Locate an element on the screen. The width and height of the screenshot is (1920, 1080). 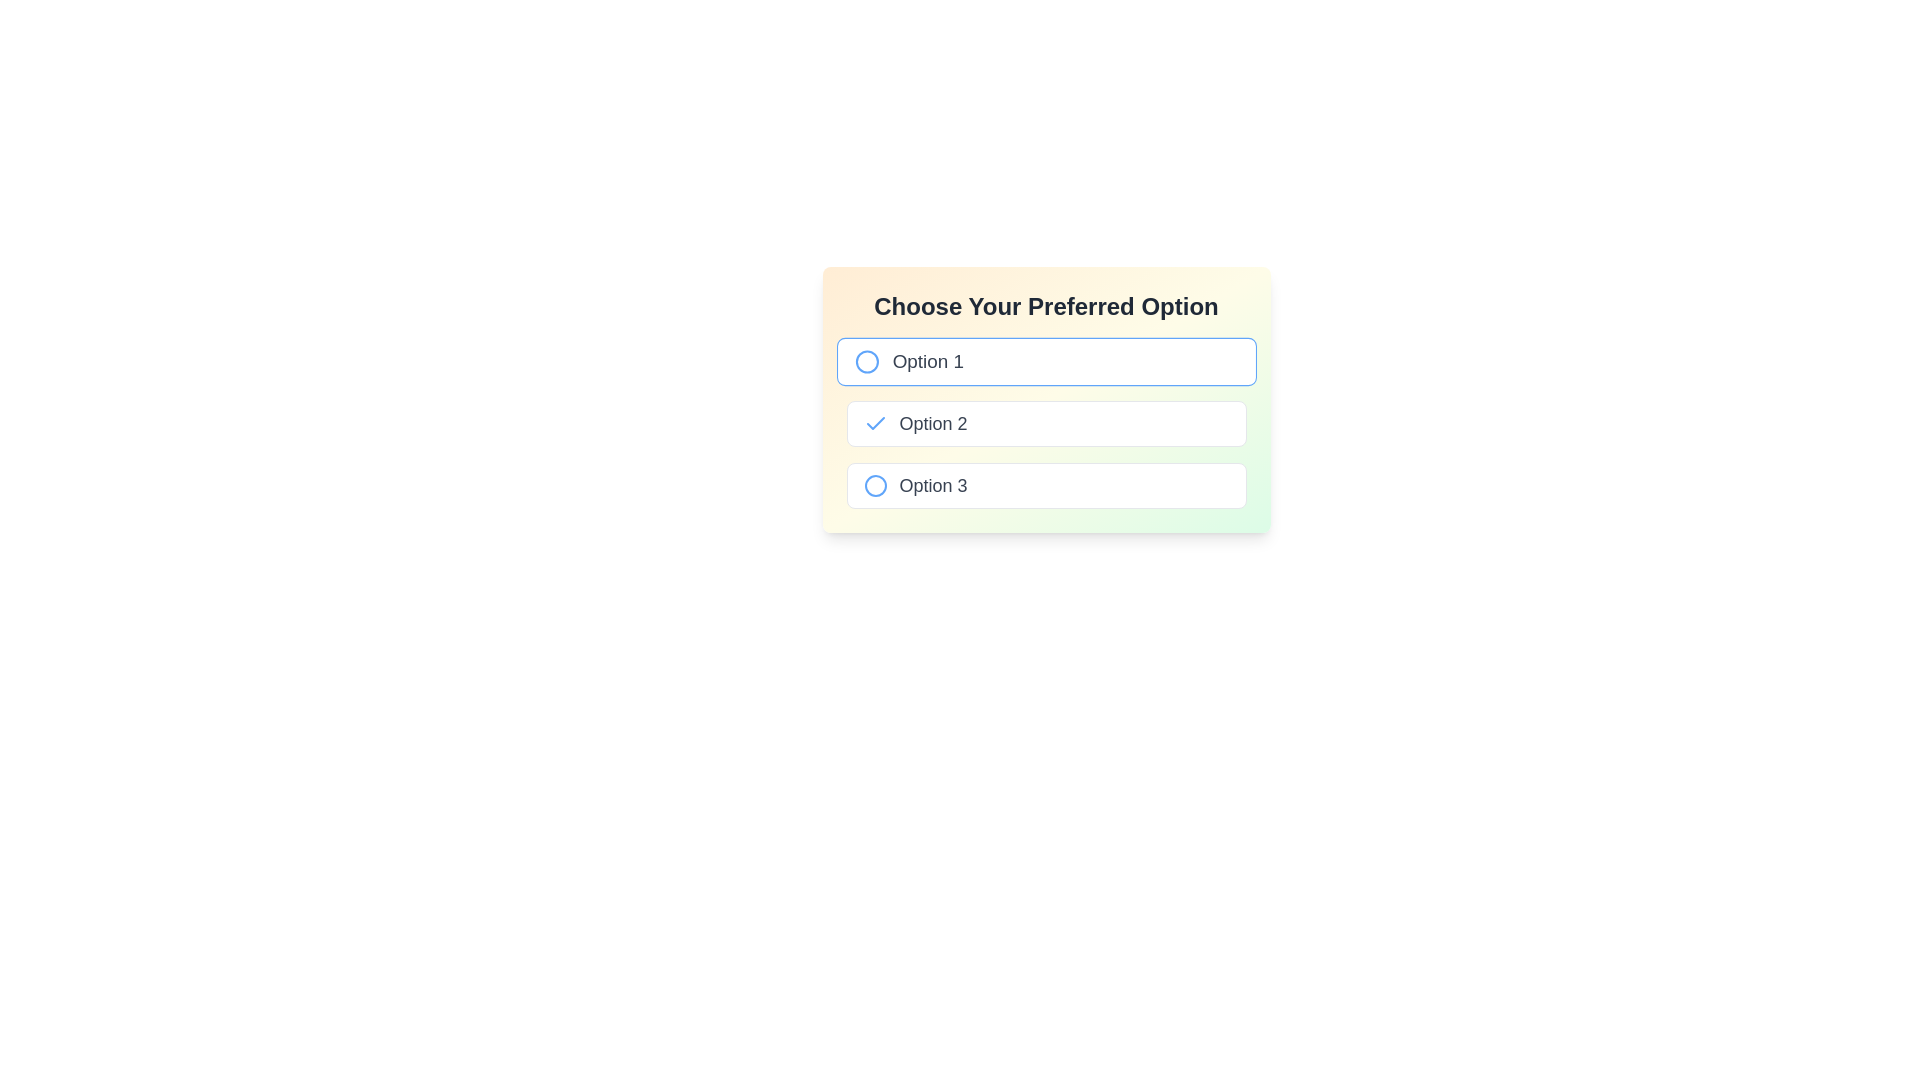
the radio button associated with 'Option 3', which is visually indicated by the text label in the bottom row of the selection options is located at coordinates (932, 486).